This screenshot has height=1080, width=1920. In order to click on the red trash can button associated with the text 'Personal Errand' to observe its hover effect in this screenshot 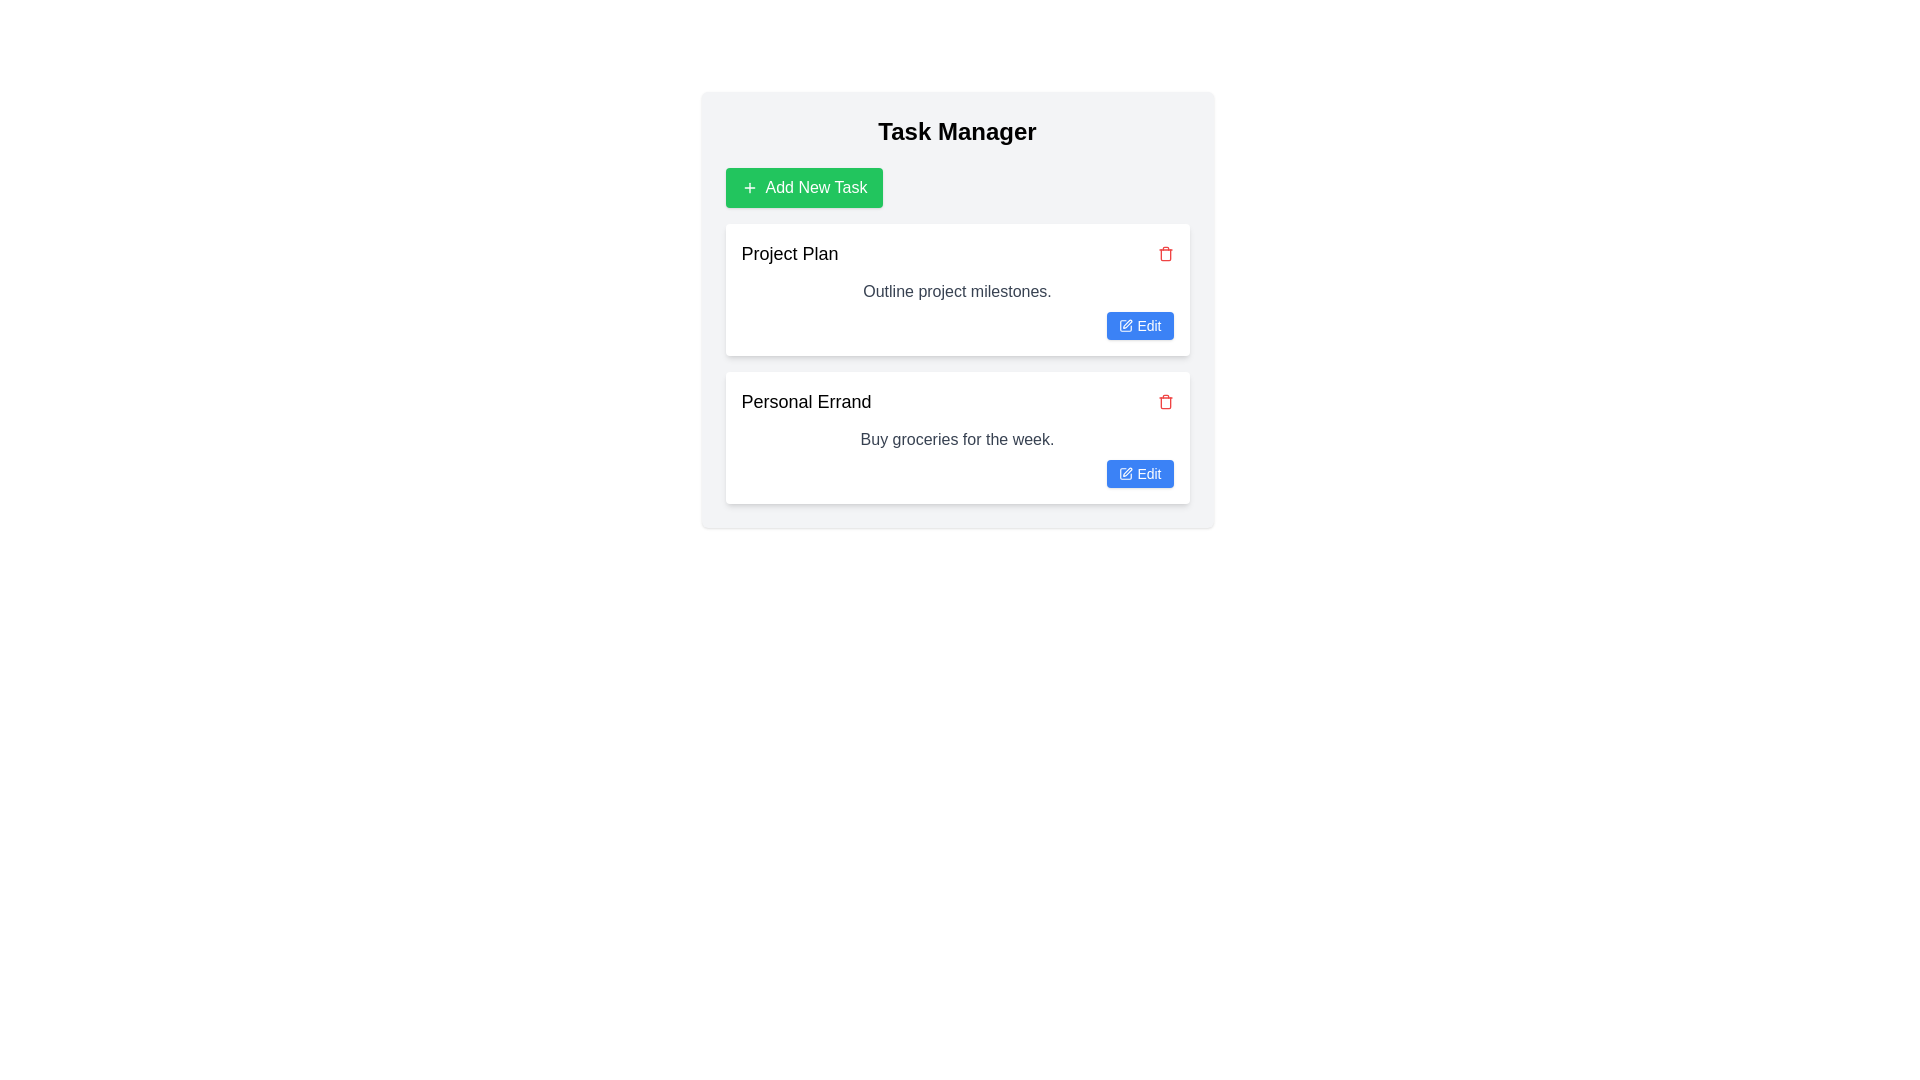, I will do `click(1165, 401)`.